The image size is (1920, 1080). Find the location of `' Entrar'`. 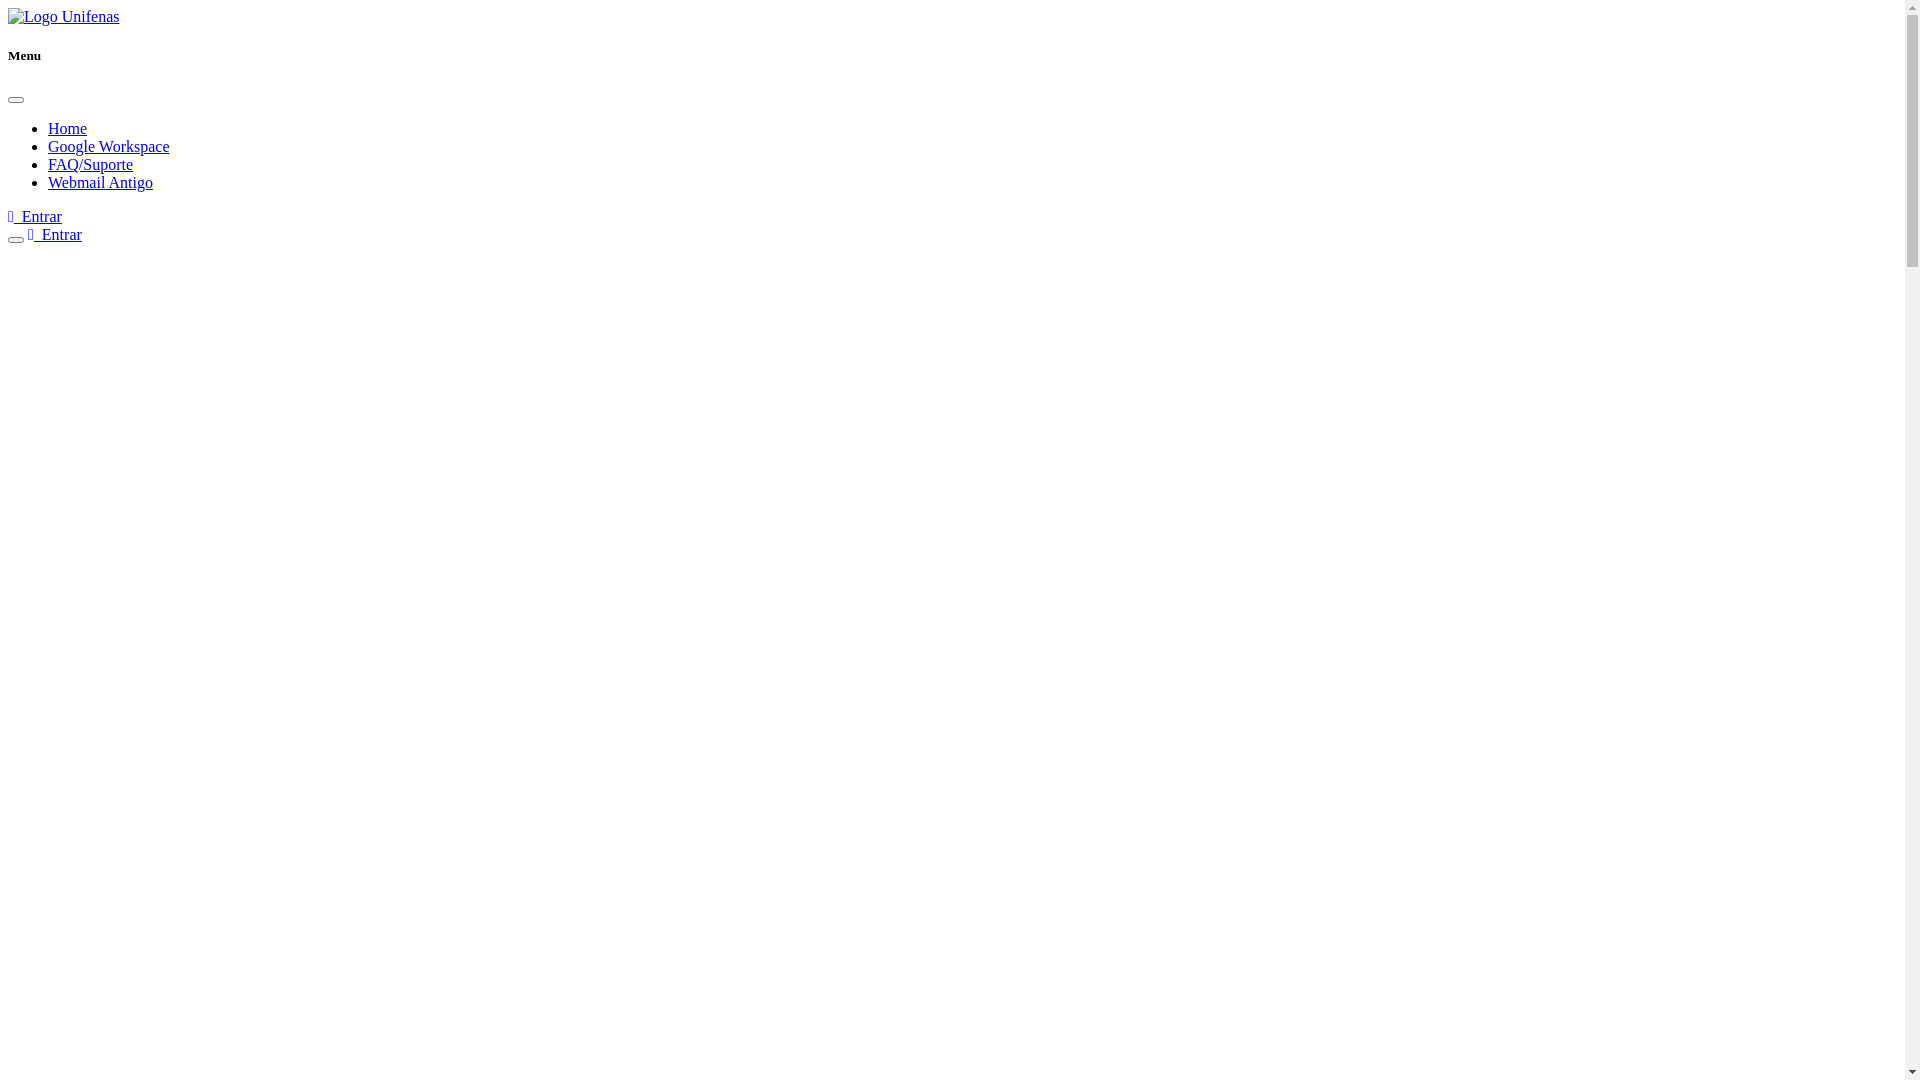

' Entrar' is located at coordinates (34, 216).